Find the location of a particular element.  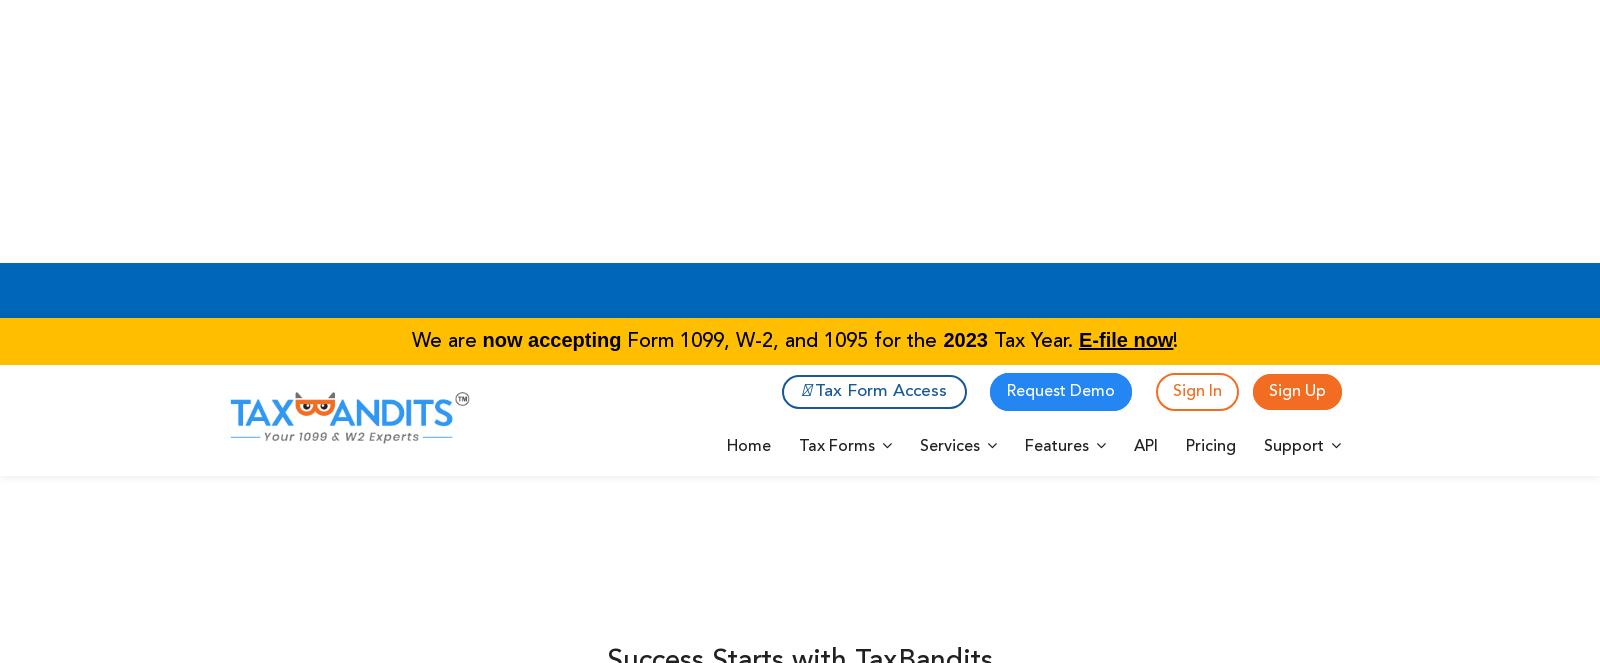

'Search Now' is located at coordinates (1022, 108).